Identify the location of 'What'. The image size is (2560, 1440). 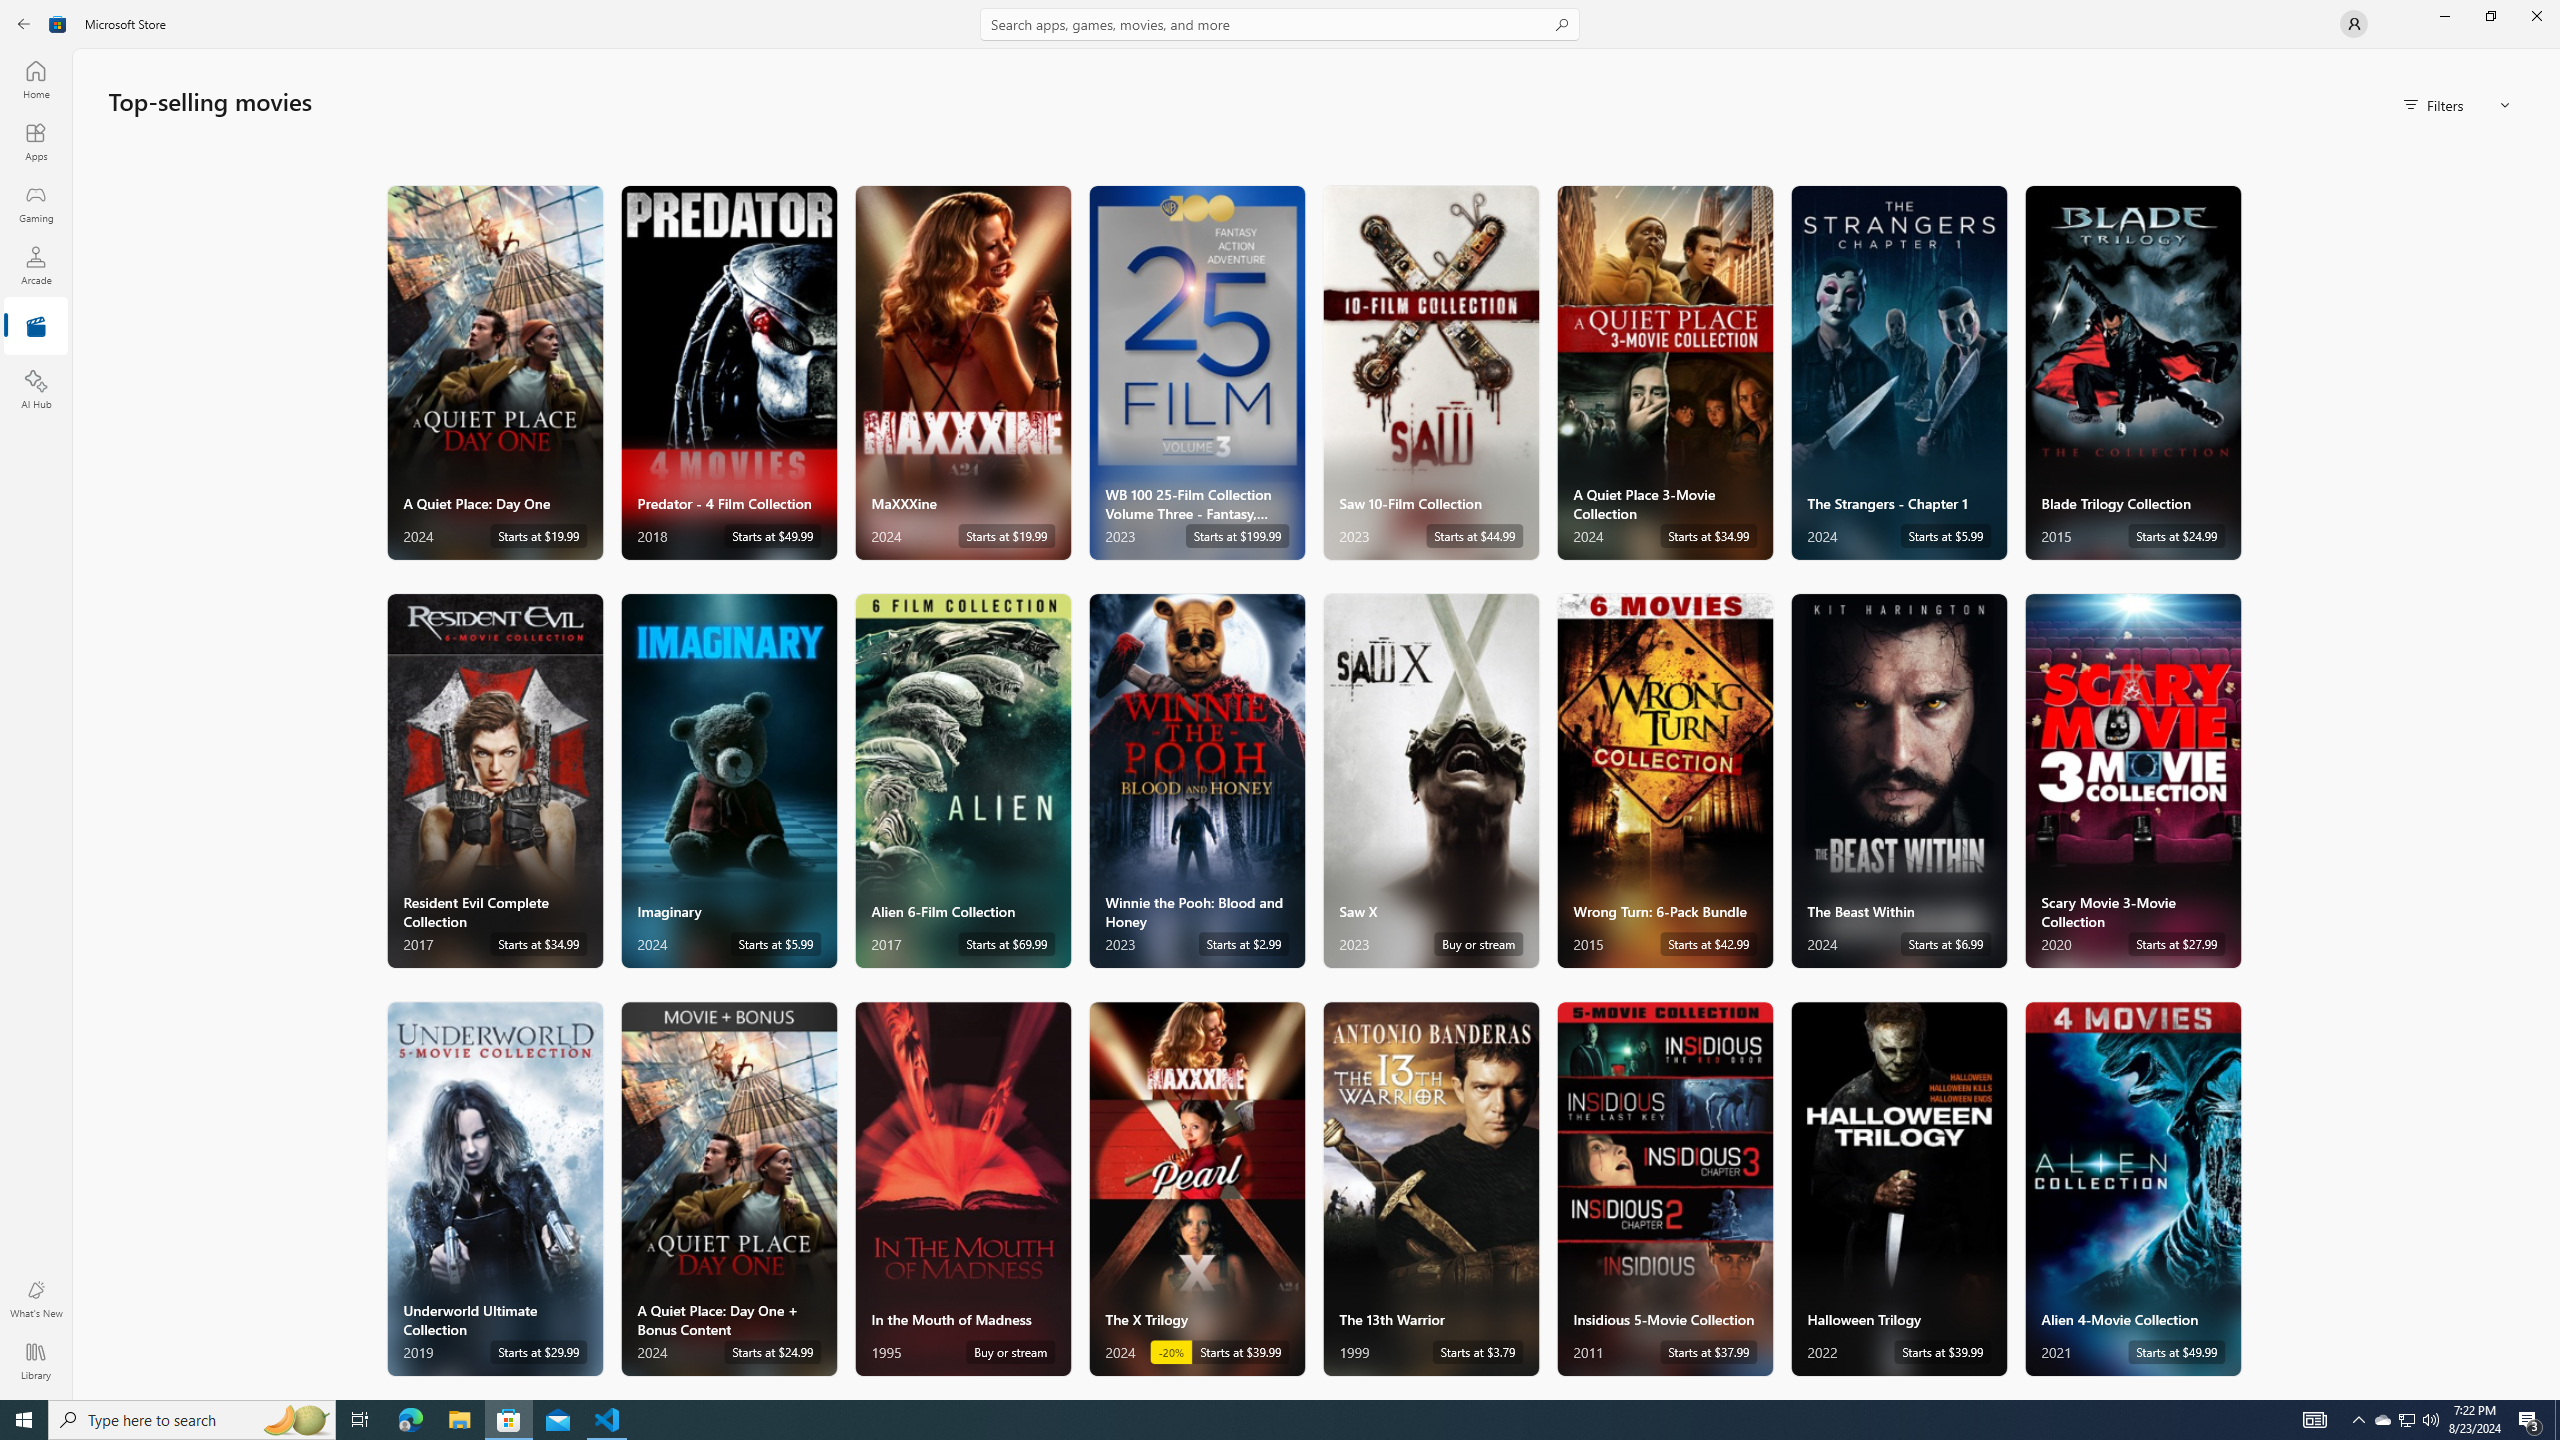
(34, 1298).